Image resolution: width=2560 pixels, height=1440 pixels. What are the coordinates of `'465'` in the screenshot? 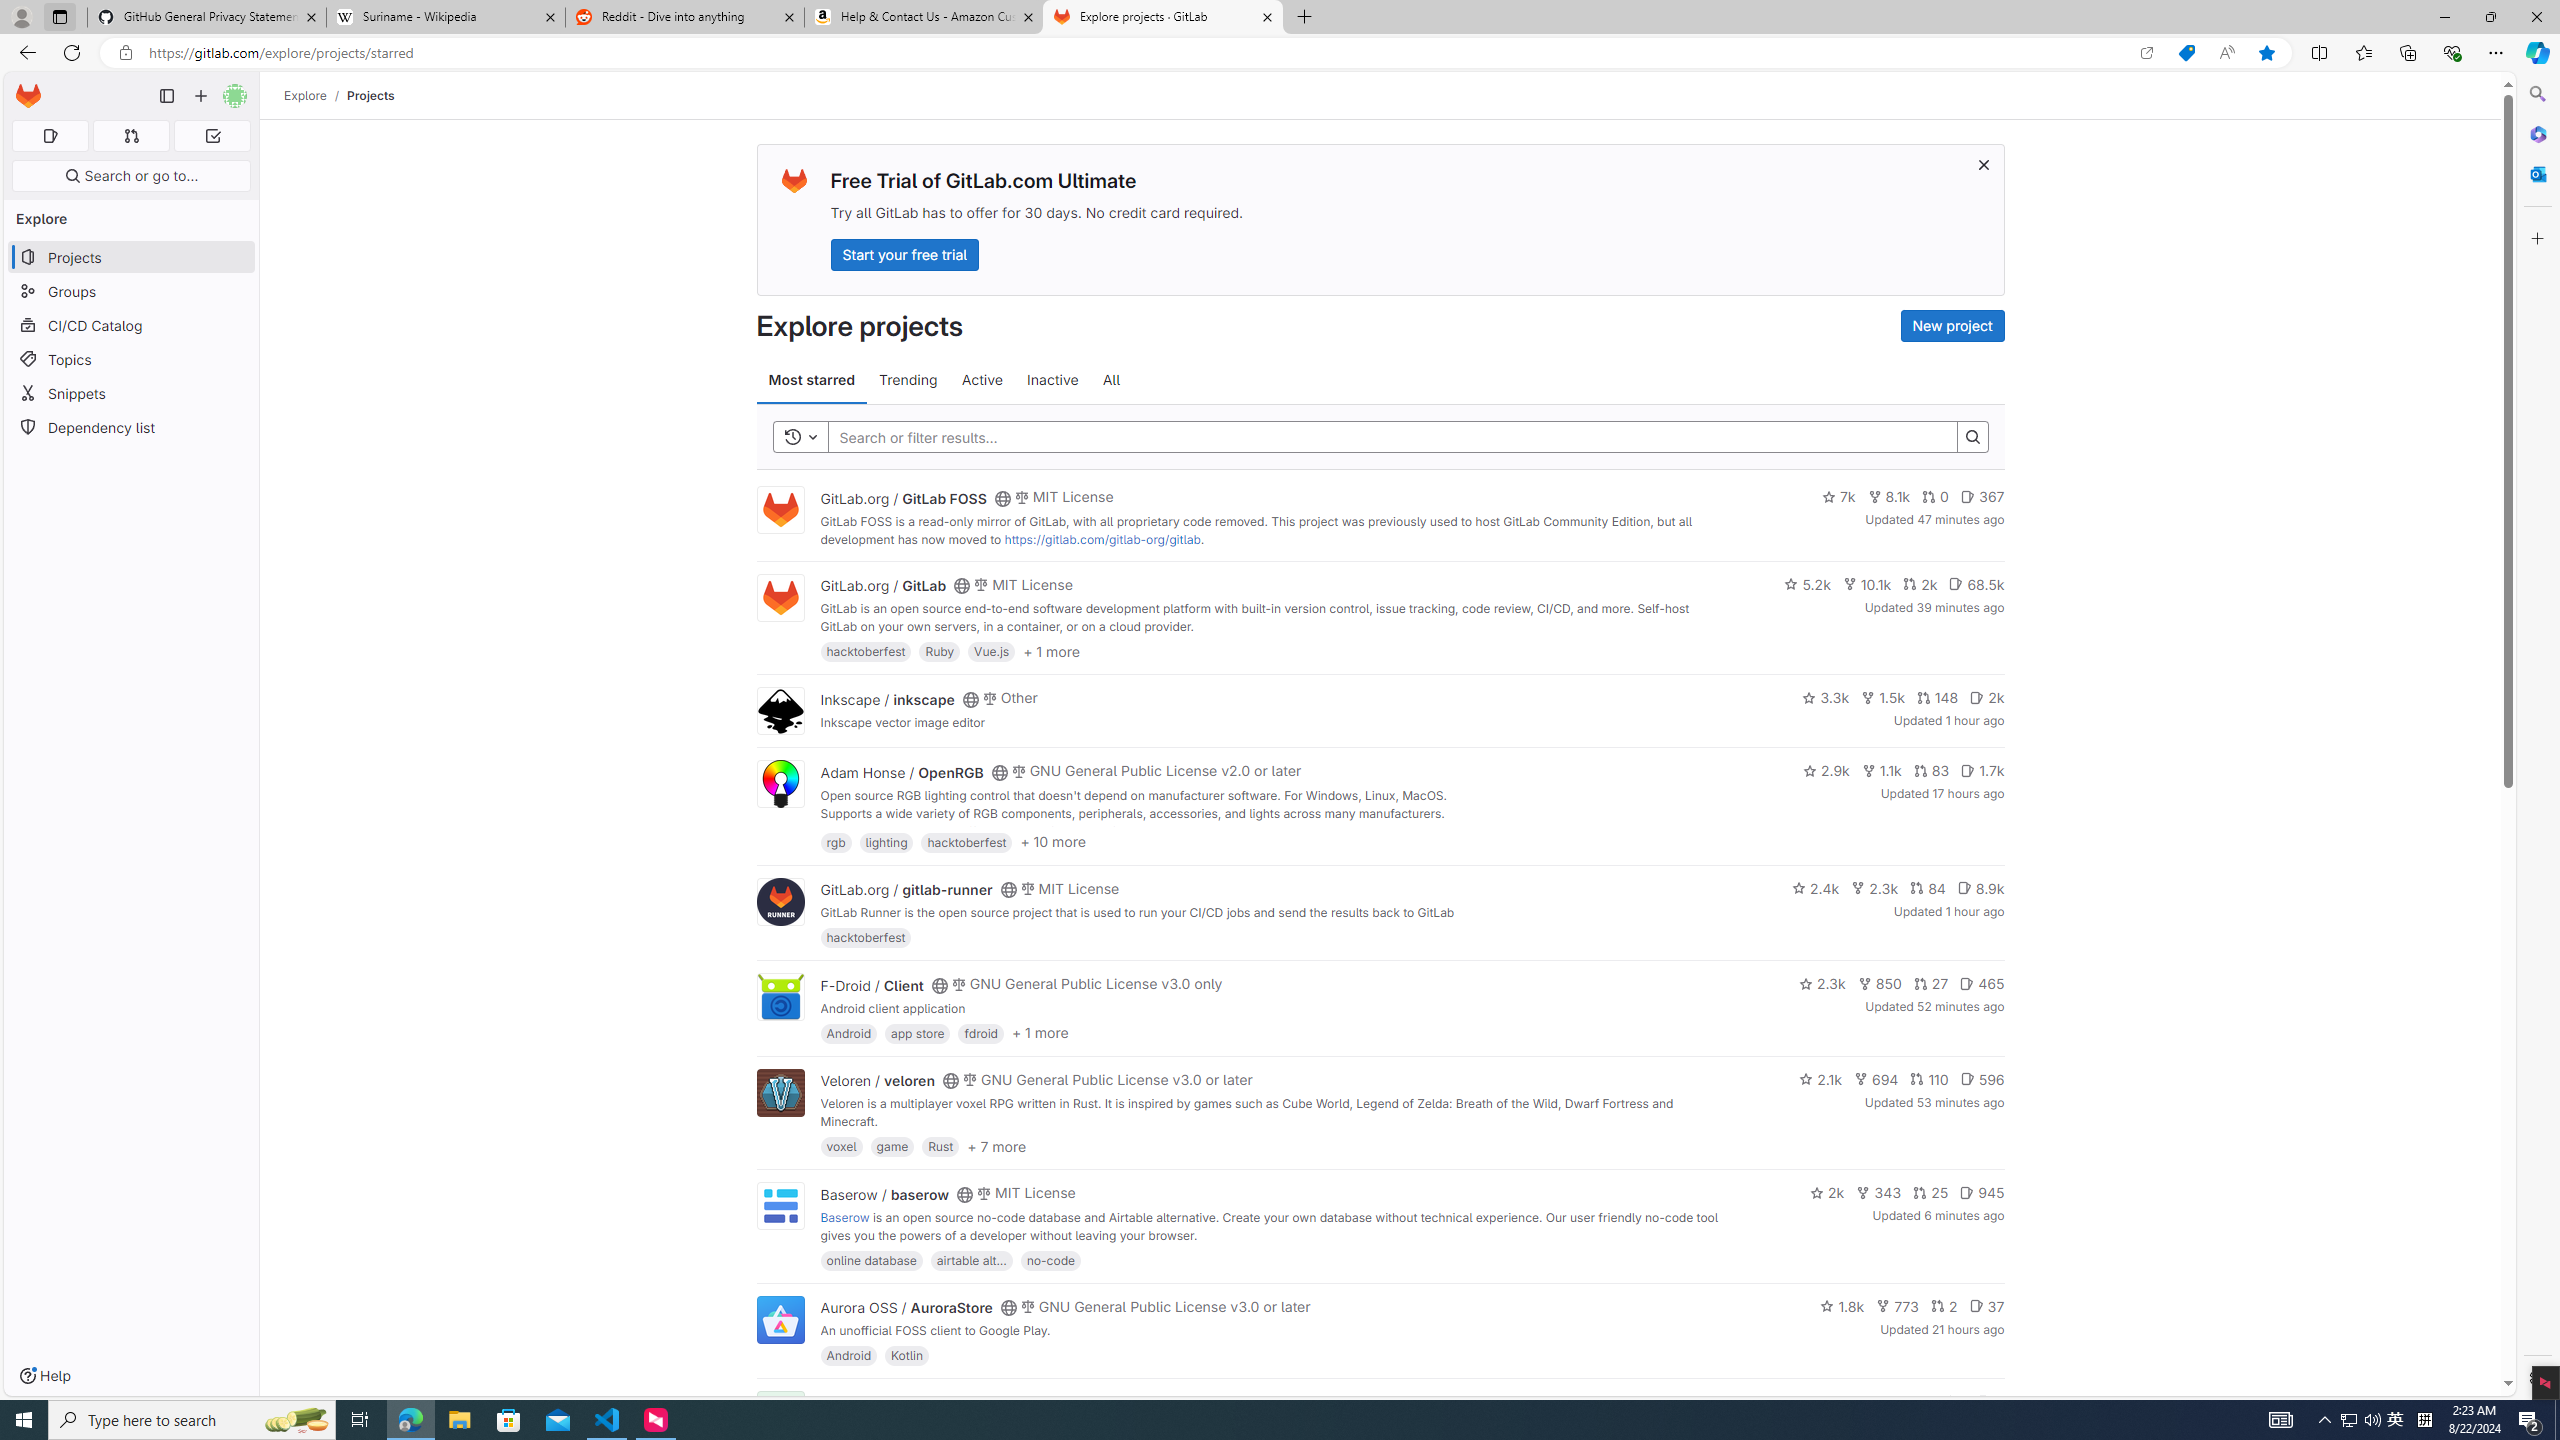 It's located at (1981, 984).